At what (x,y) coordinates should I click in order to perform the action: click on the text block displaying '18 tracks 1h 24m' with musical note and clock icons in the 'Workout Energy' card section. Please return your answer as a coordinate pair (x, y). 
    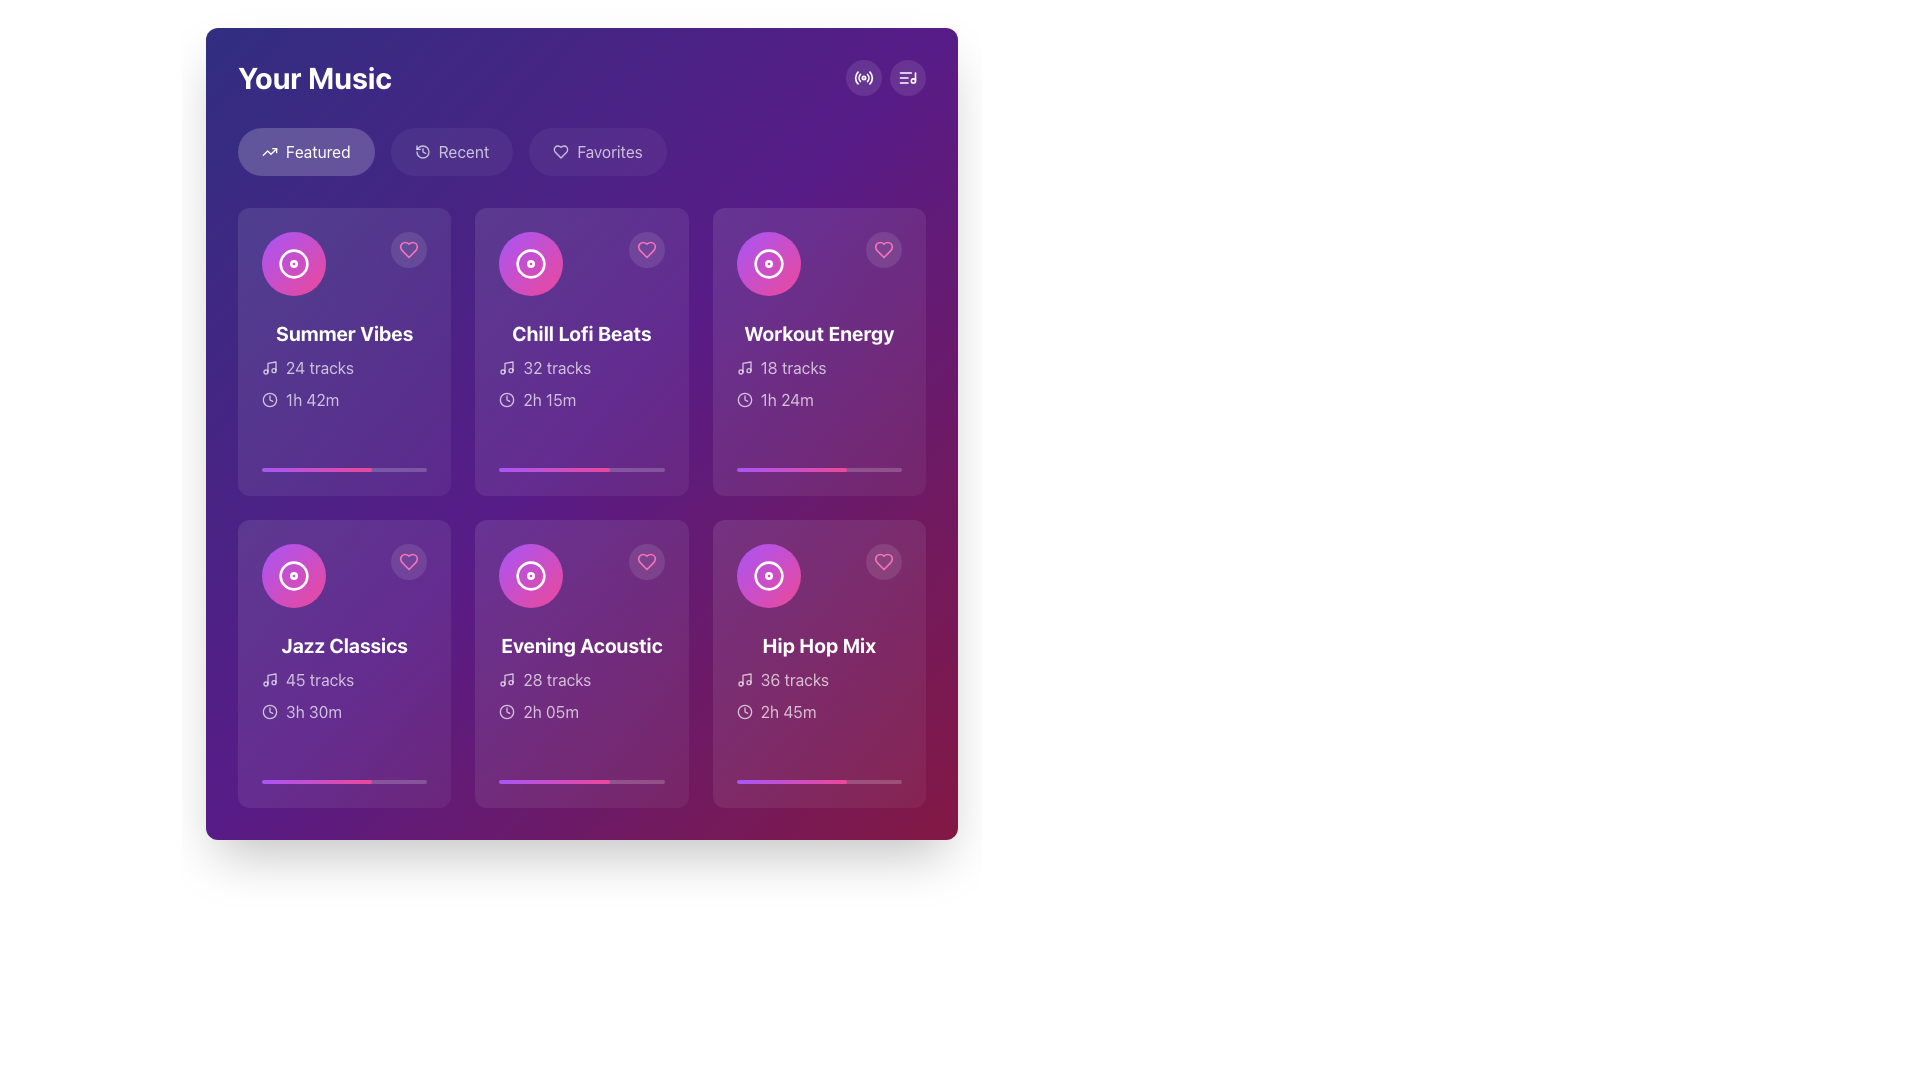
    Looking at the image, I should click on (819, 384).